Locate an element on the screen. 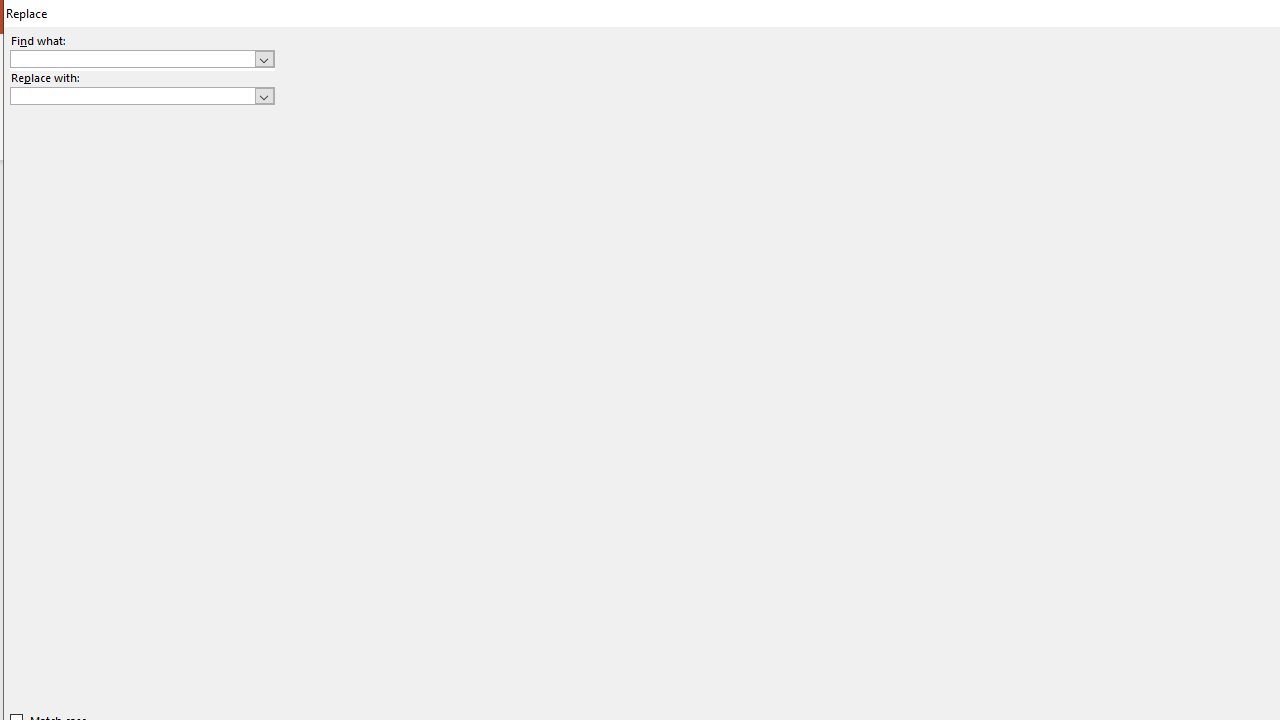 This screenshot has height=720, width=1280. 'Find what' is located at coordinates (141, 57).